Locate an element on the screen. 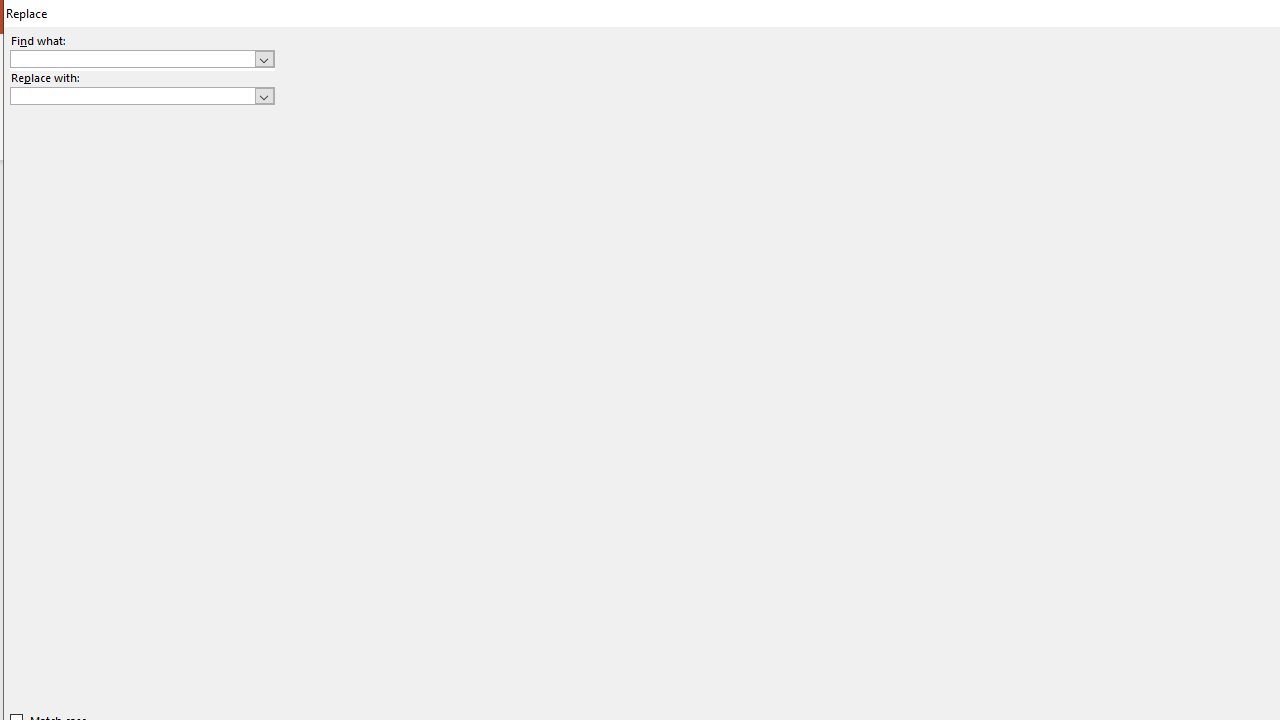 This screenshot has height=720, width=1280. 'Find what' is located at coordinates (141, 57).